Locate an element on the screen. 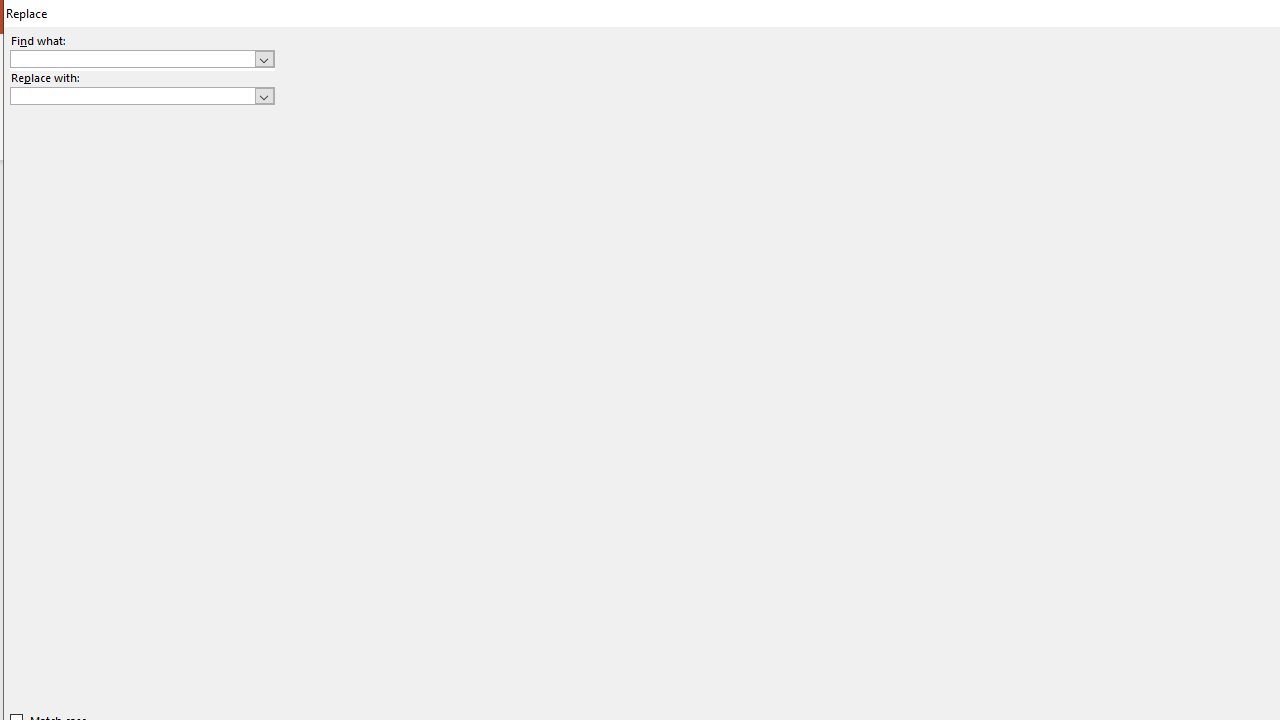 This screenshot has height=720, width=1280. 'Find what' is located at coordinates (141, 57).